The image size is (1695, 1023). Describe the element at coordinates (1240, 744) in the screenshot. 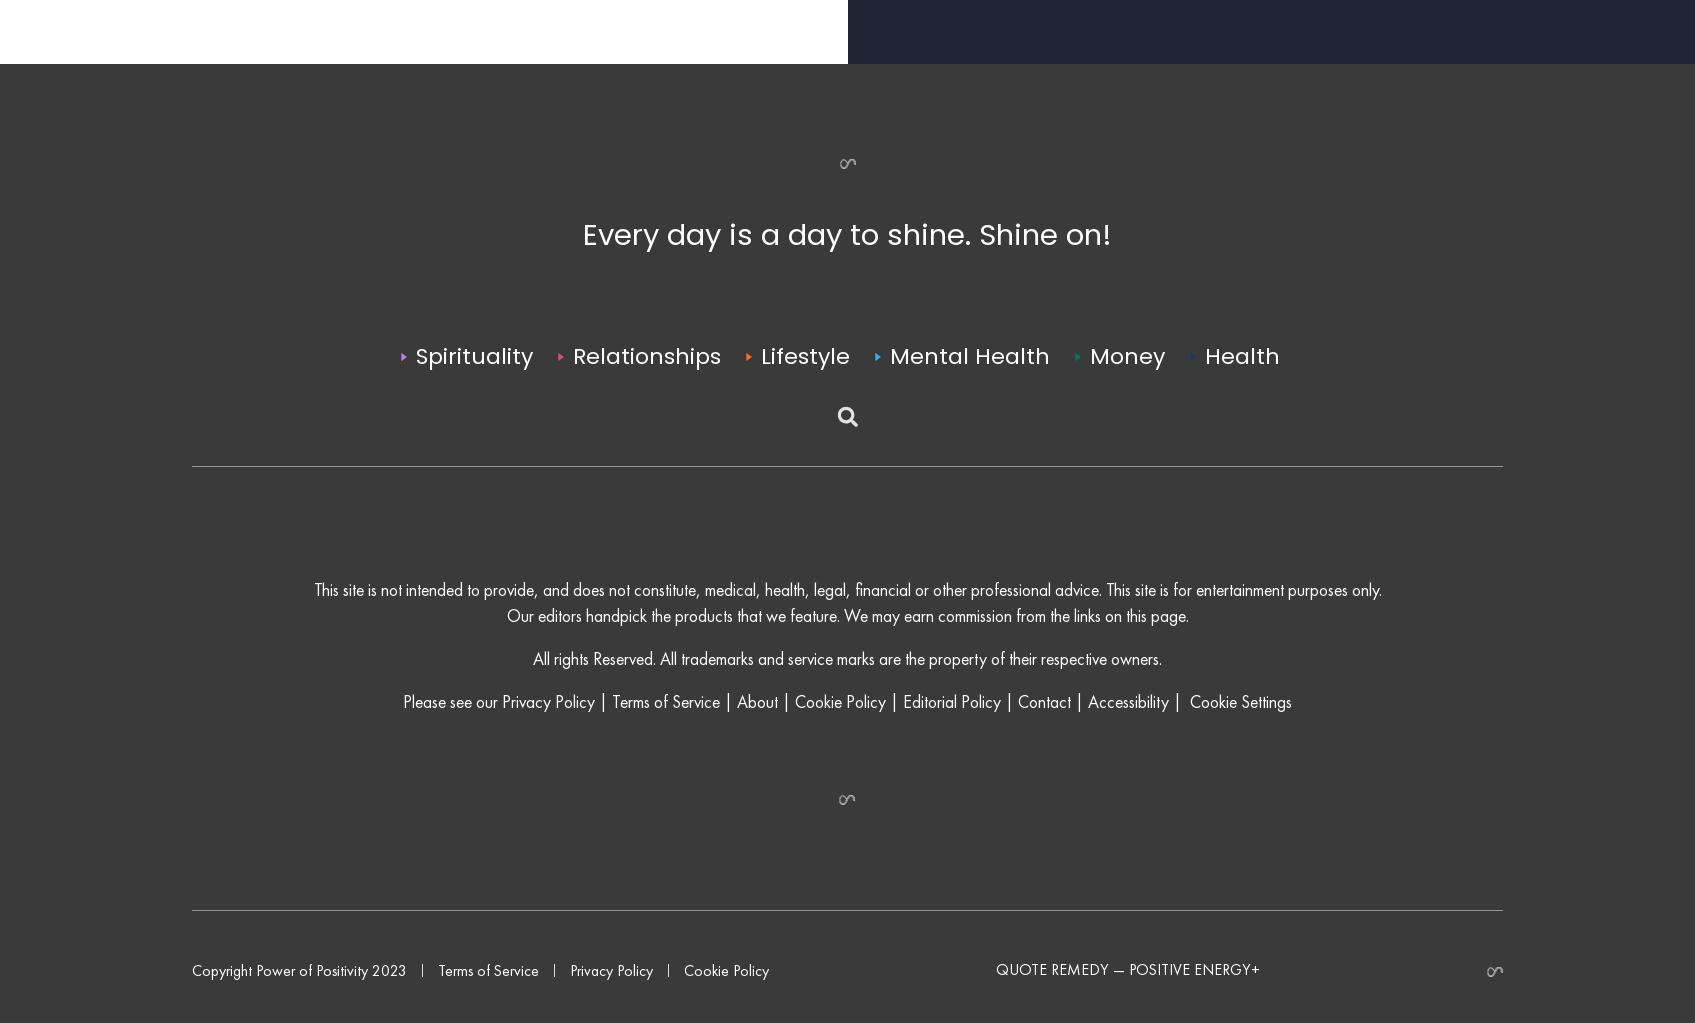

I see `'Cookie Settings'` at that location.